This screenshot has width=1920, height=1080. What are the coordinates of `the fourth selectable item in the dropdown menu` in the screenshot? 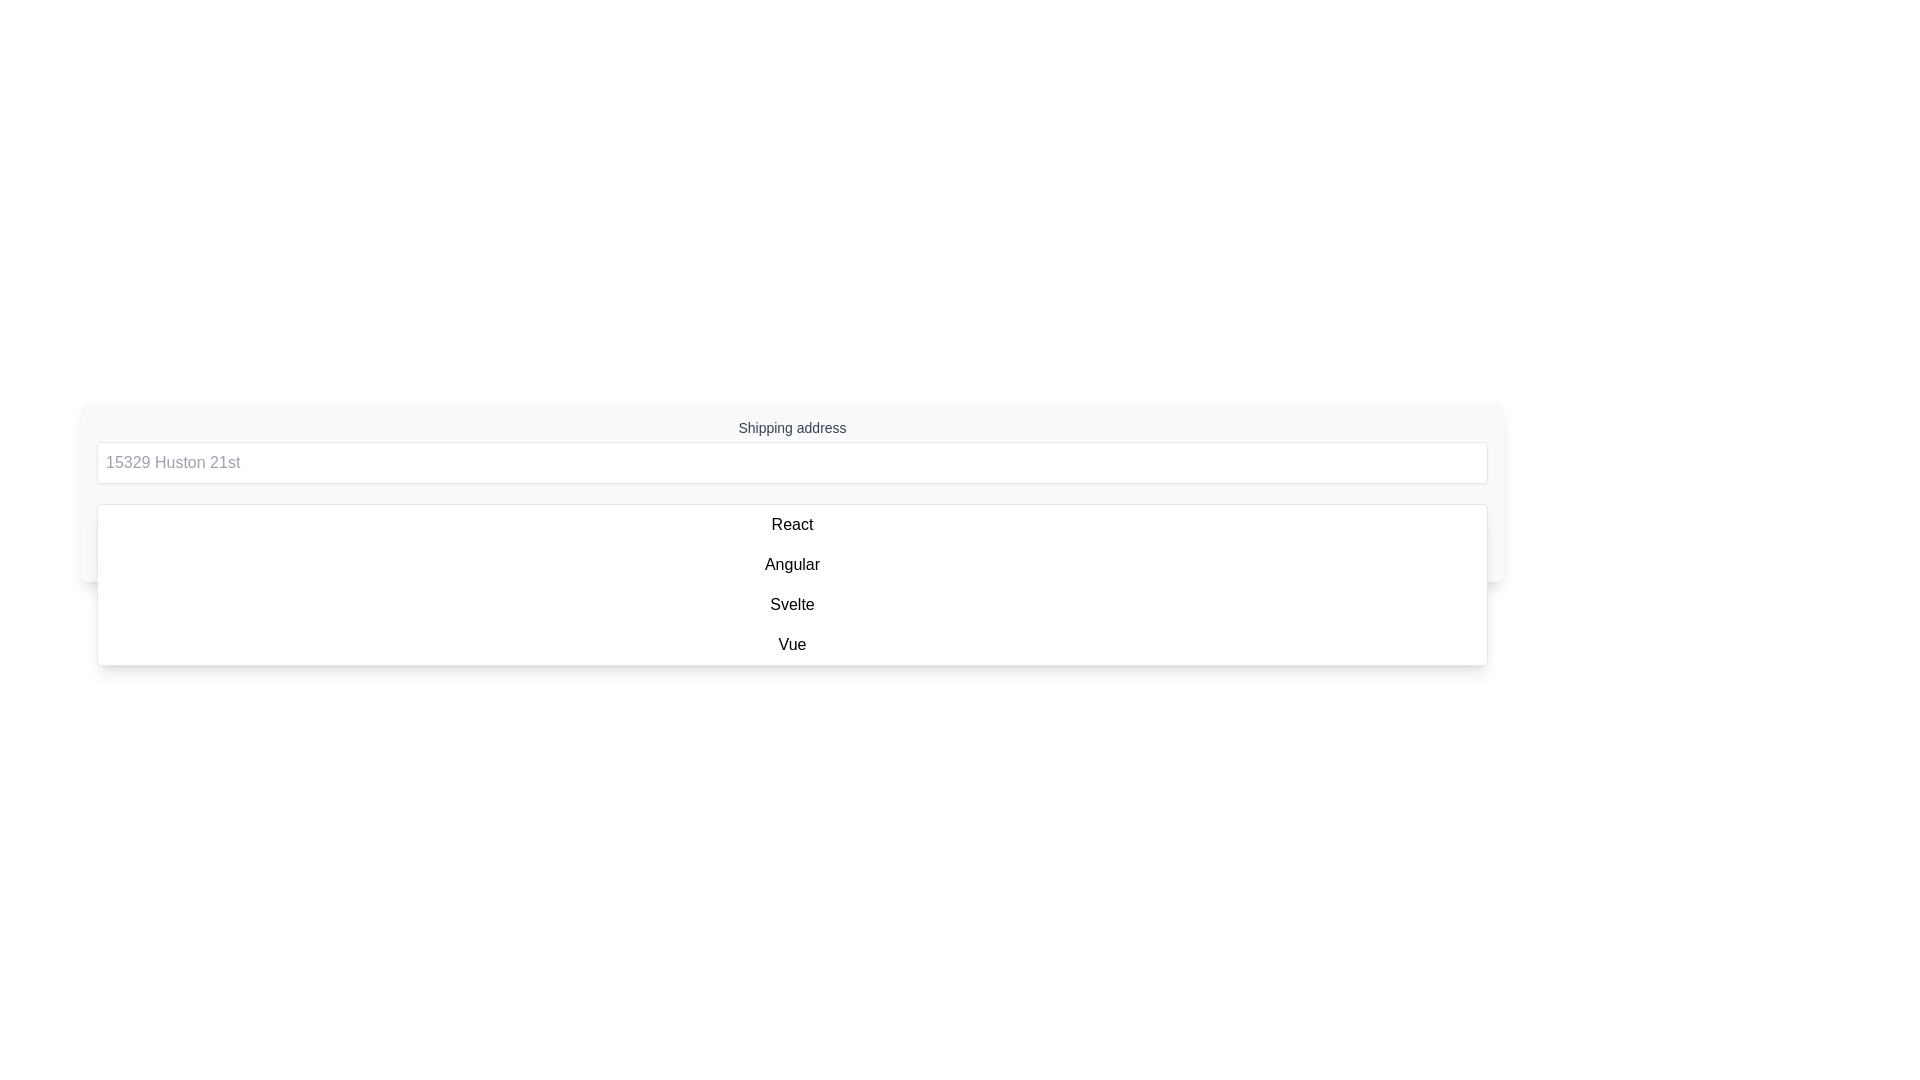 It's located at (791, 644).